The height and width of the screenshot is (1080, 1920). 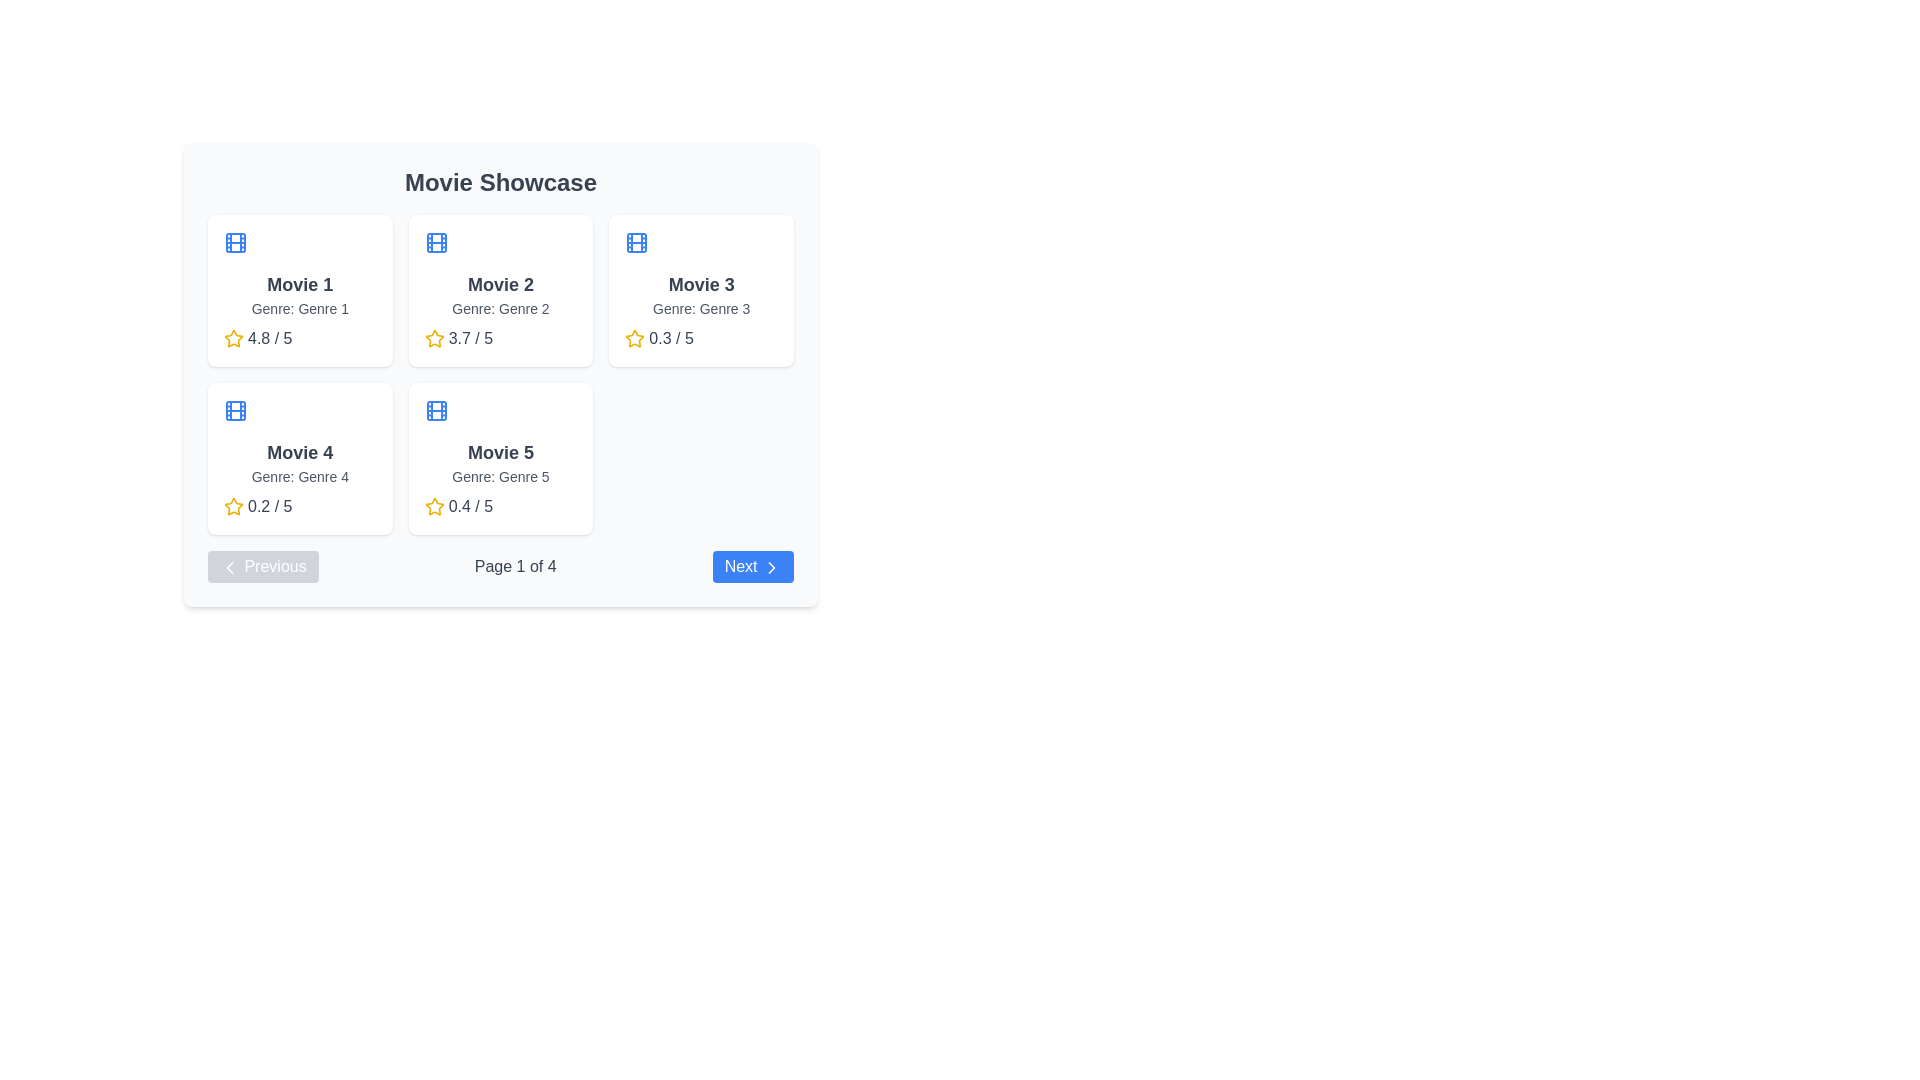 What do you see at coordinates (636, 242) in the screenshot?
I see `the film strip icon, which is light blue and represents 'Movie 3' in the top-right corner of the 'Movie Showcase' grid layout` at bounding box center [636, 242].